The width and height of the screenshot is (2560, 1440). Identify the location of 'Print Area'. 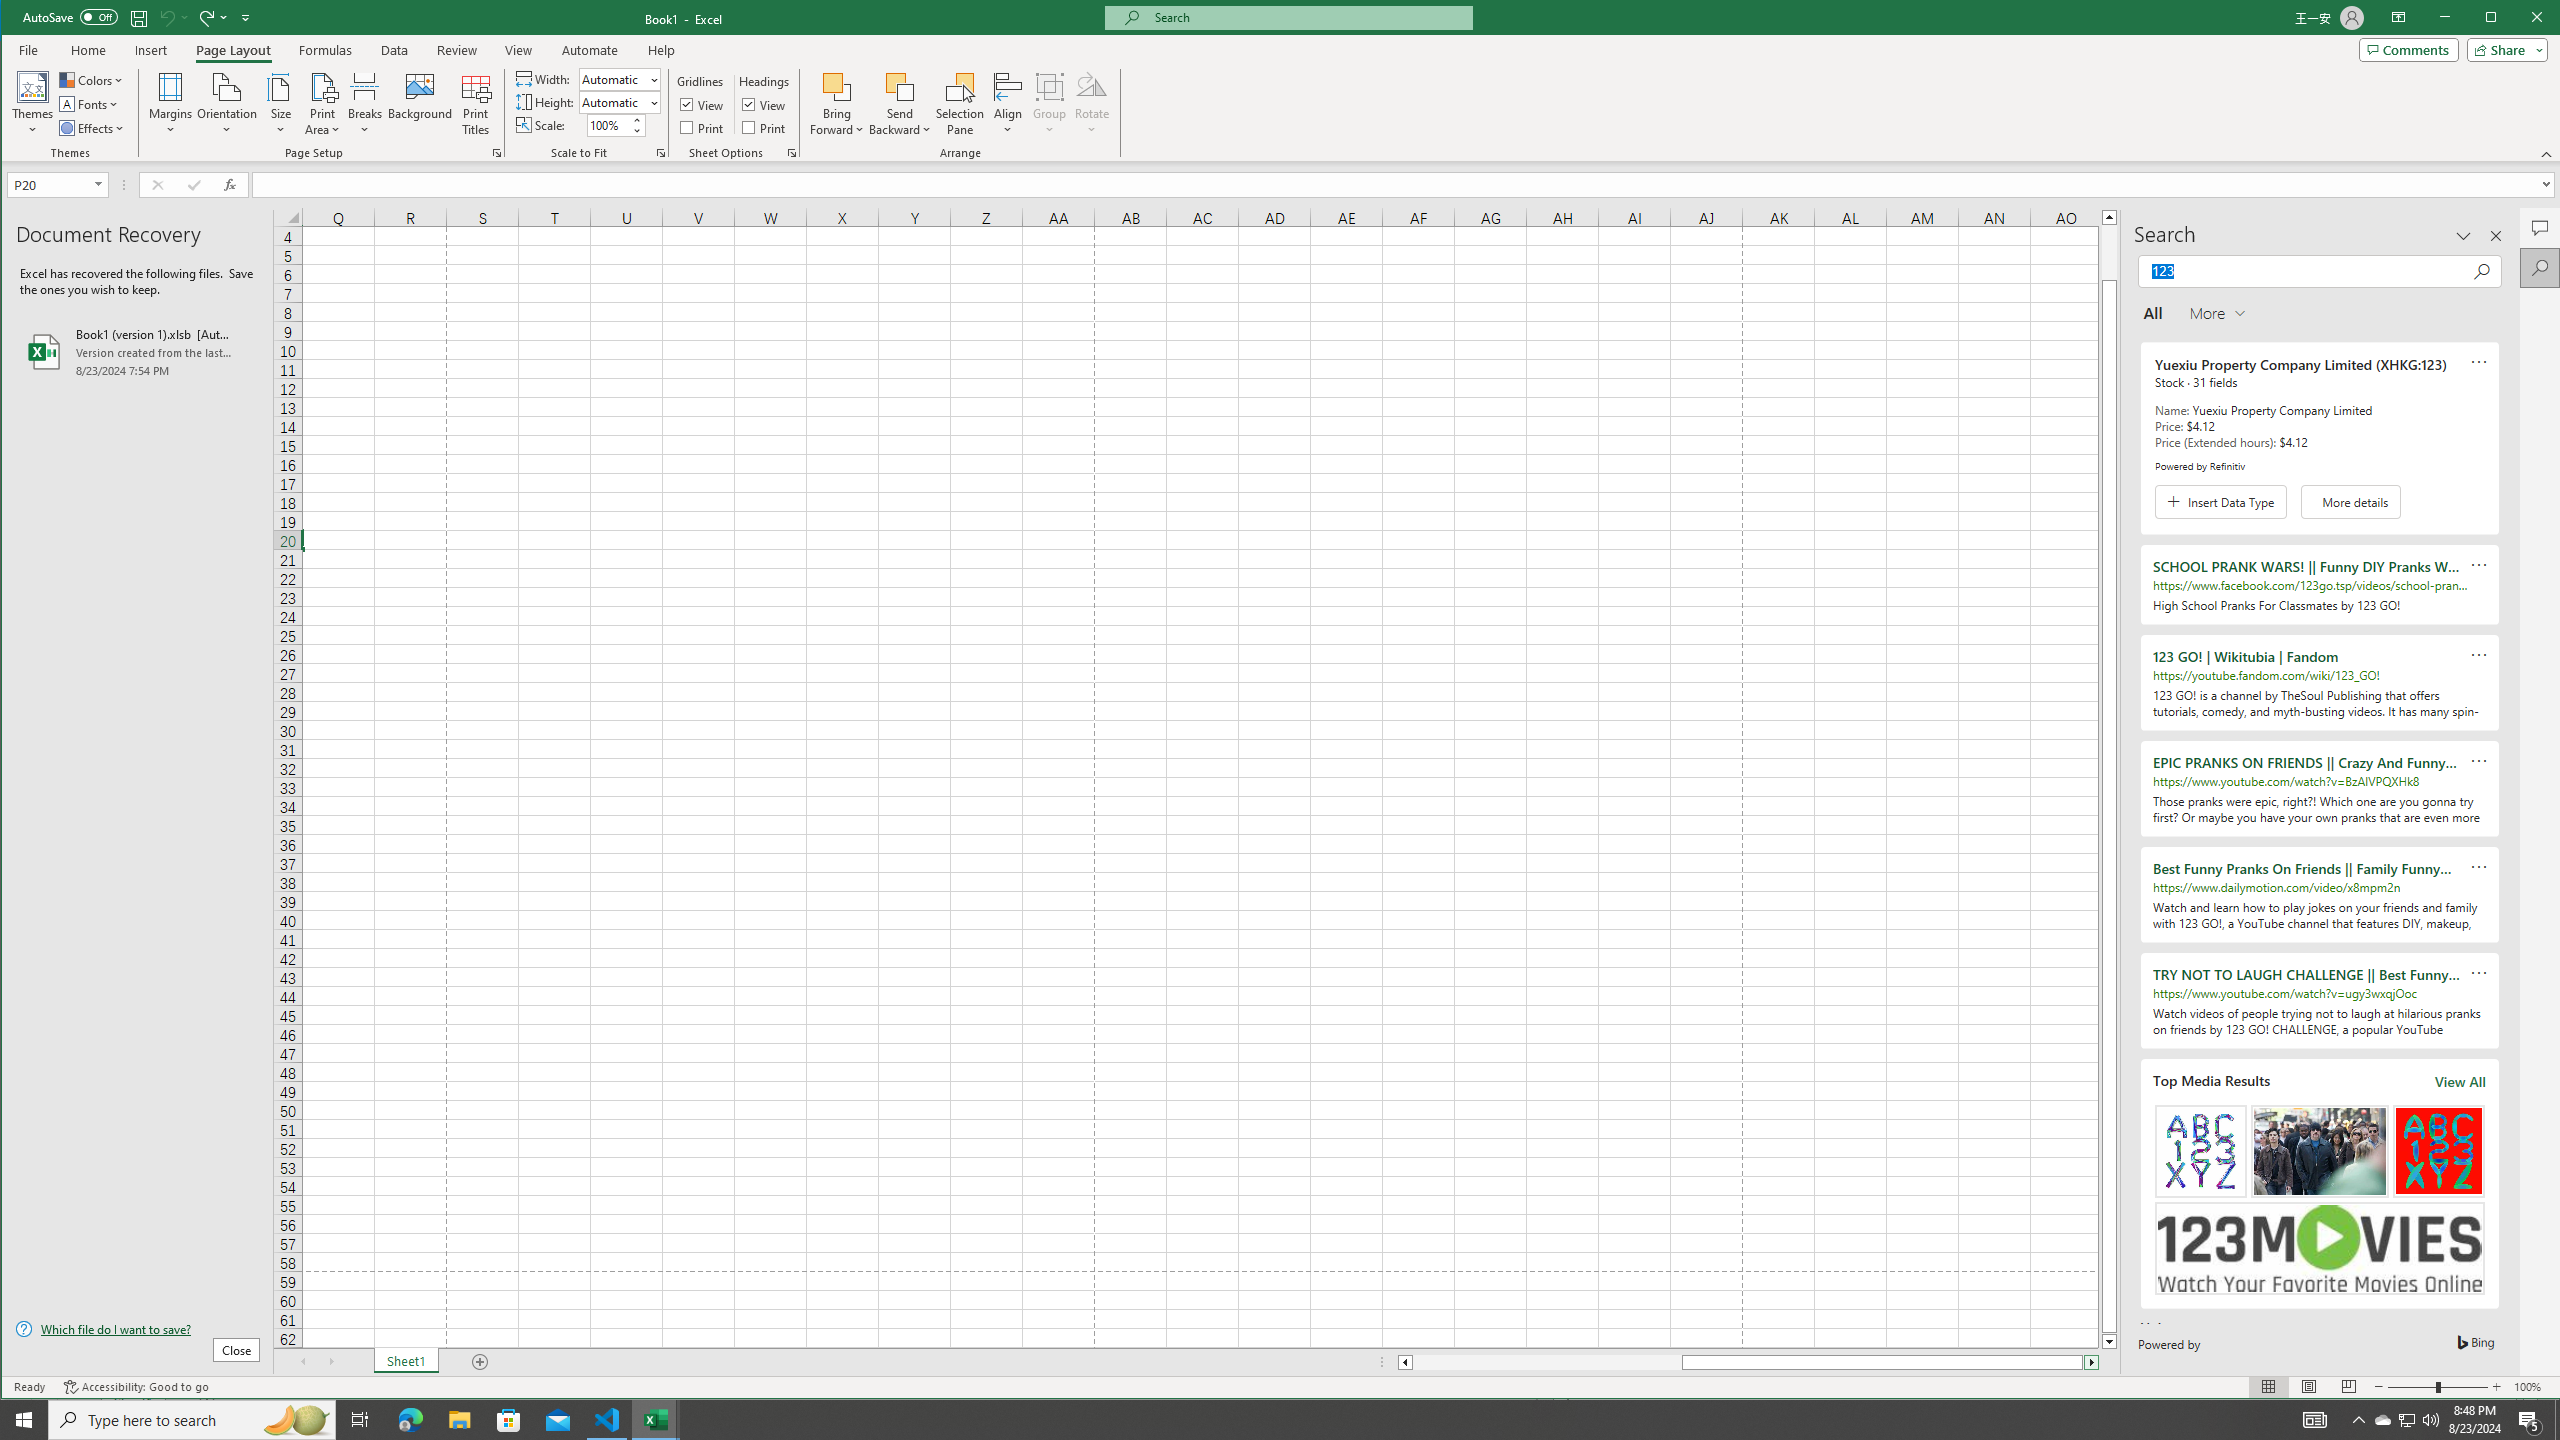
(322, 103).